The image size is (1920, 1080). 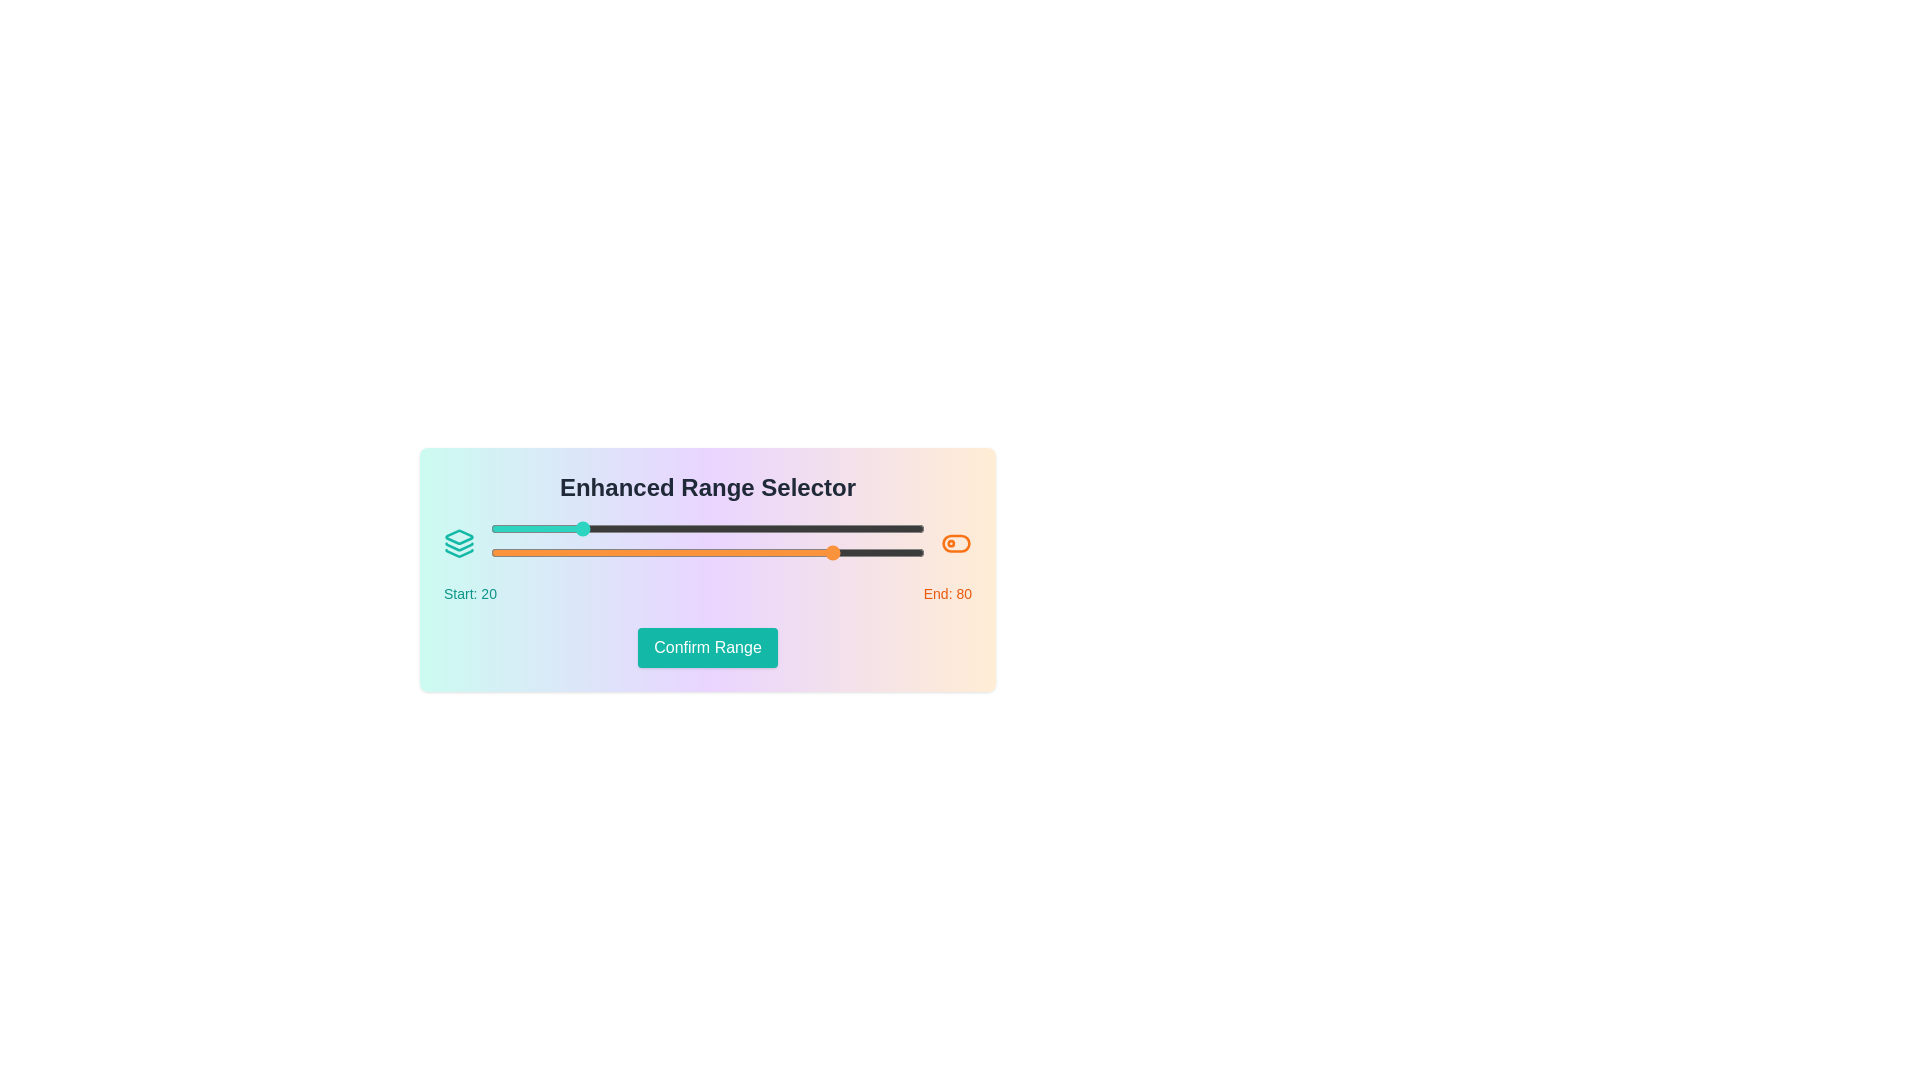 I want to click on the orange toggle switch located to the right of the 'End: 80' label, so click(x=955, y=543).